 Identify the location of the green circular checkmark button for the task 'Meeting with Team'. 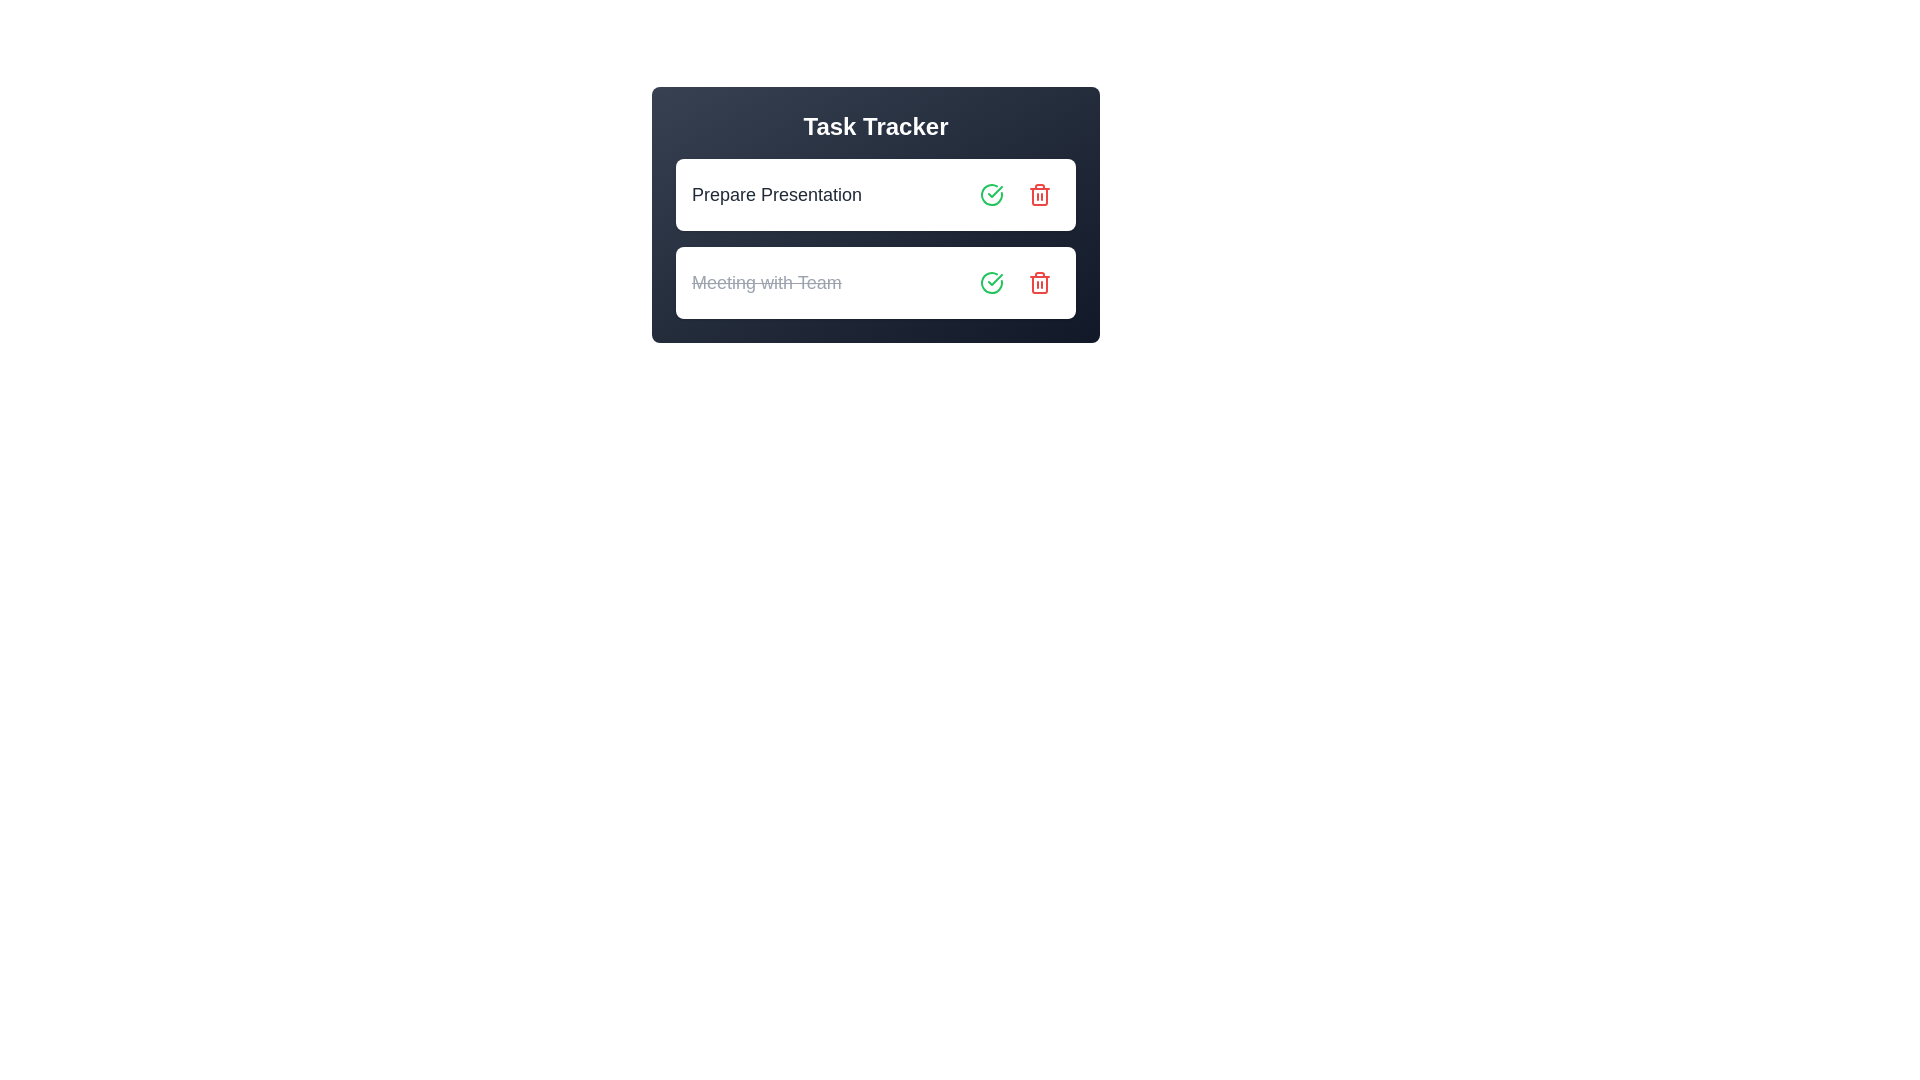
(992, 282).